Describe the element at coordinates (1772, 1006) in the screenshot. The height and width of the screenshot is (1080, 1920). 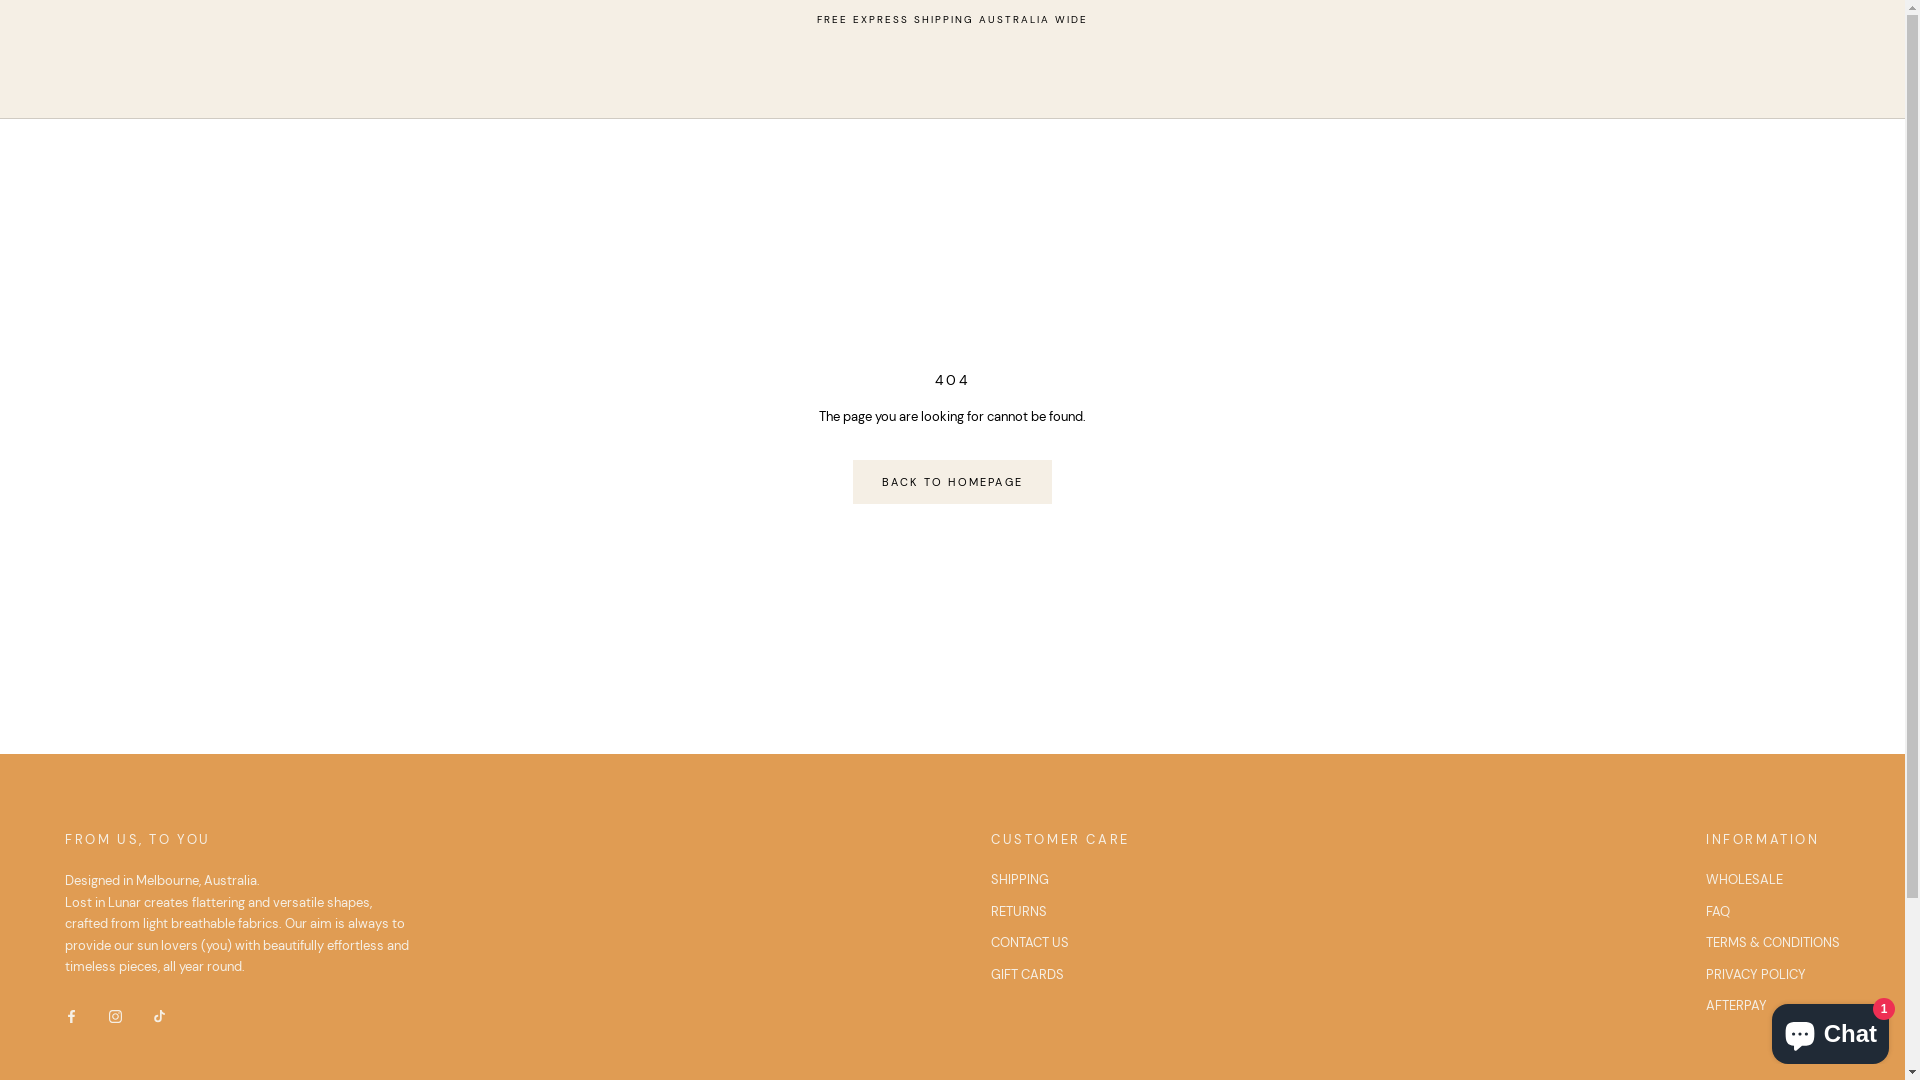
I see `'AFTERPAY'` at that location.